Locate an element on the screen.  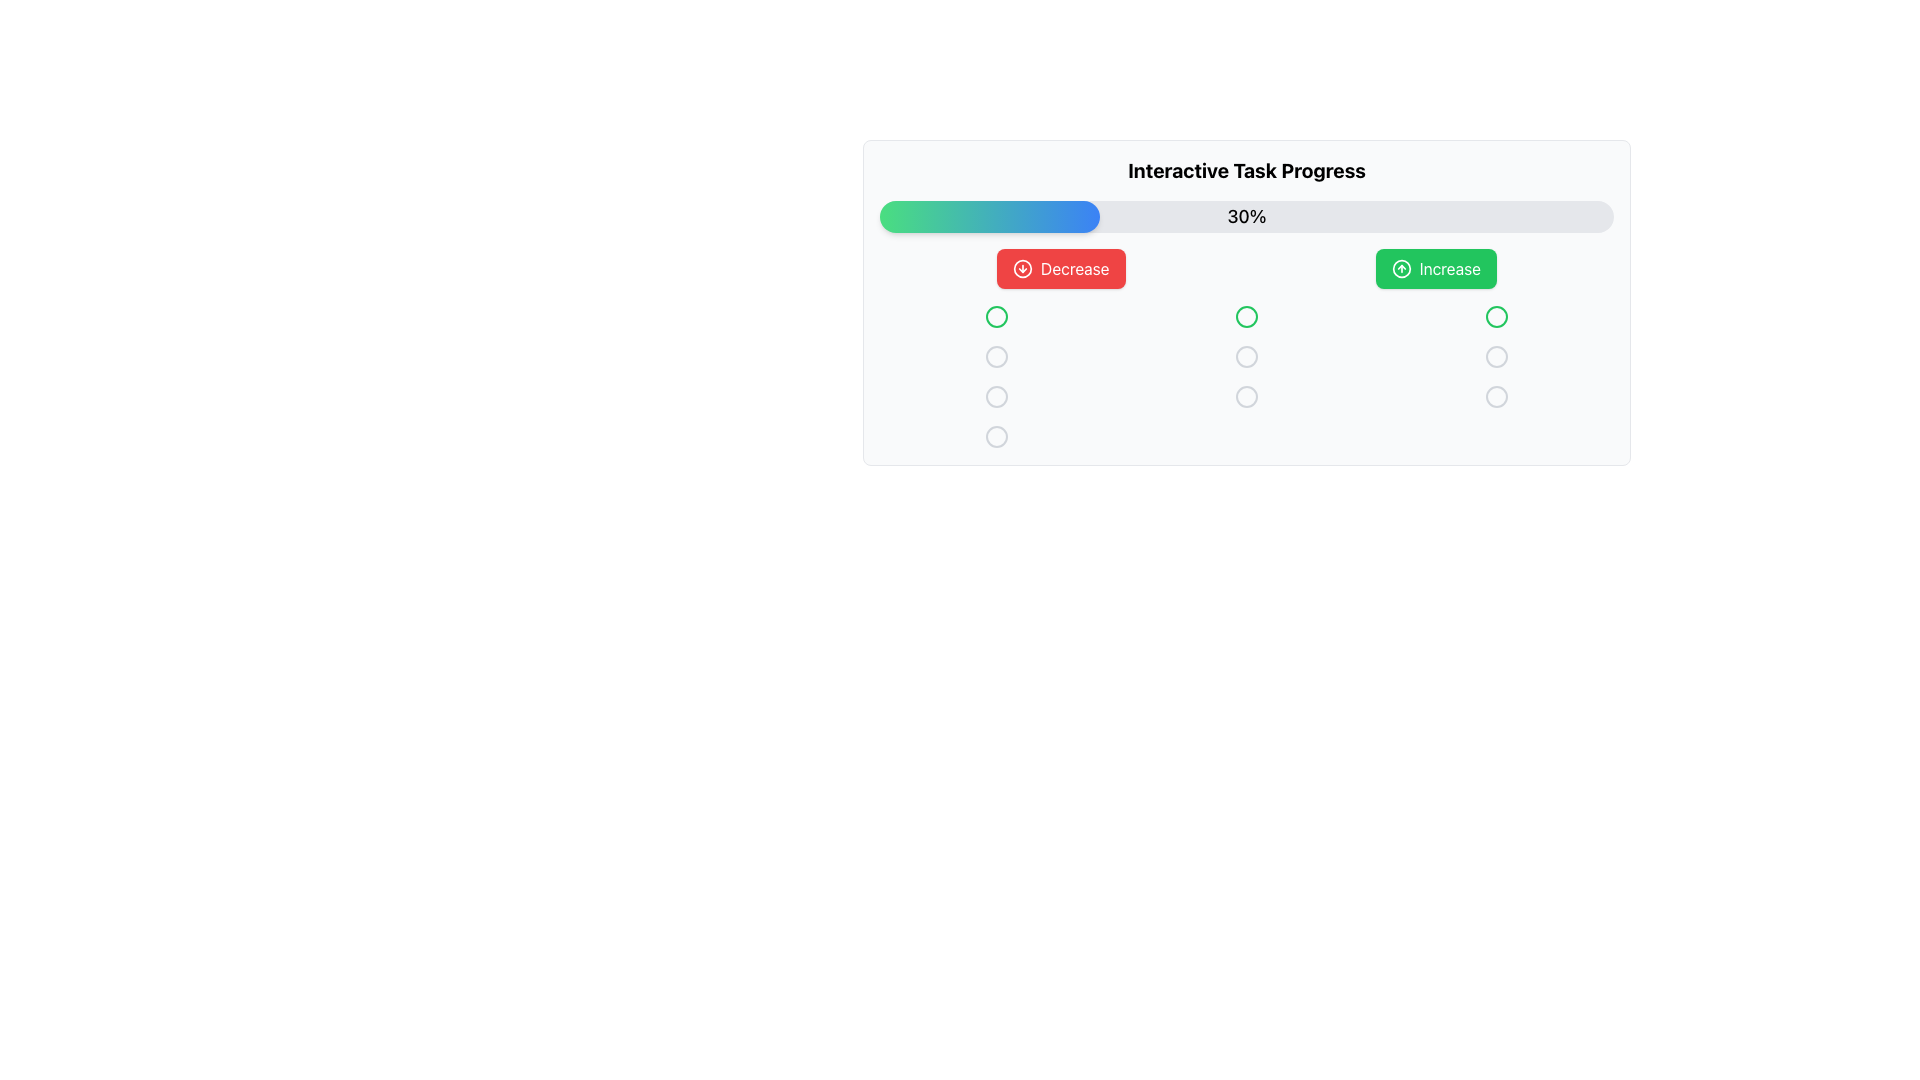
the decrease icon located to the left side of the 'Decrease' button text is located at coordinates (1022, 268).